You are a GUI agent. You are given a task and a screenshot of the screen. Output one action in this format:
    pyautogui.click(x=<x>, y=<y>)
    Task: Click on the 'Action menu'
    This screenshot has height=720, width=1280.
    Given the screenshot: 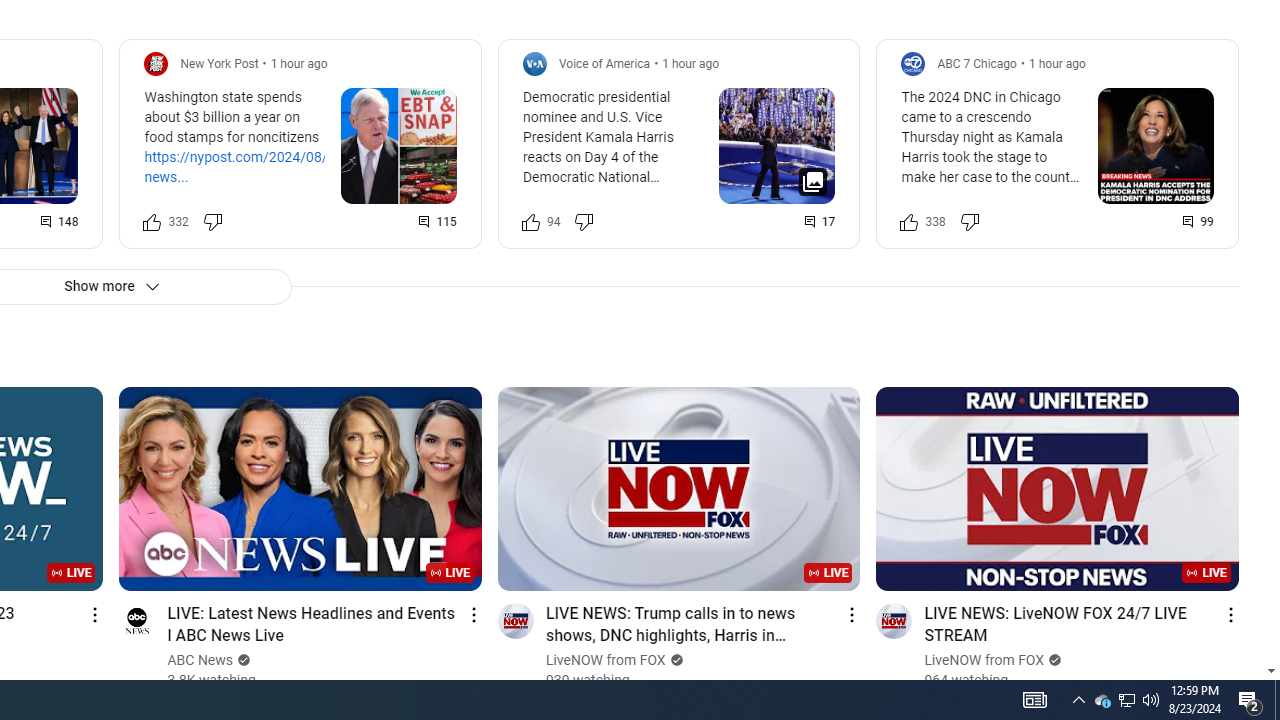 What is the action you would take?
    pyautogui.click(x=1229, y=613)
    